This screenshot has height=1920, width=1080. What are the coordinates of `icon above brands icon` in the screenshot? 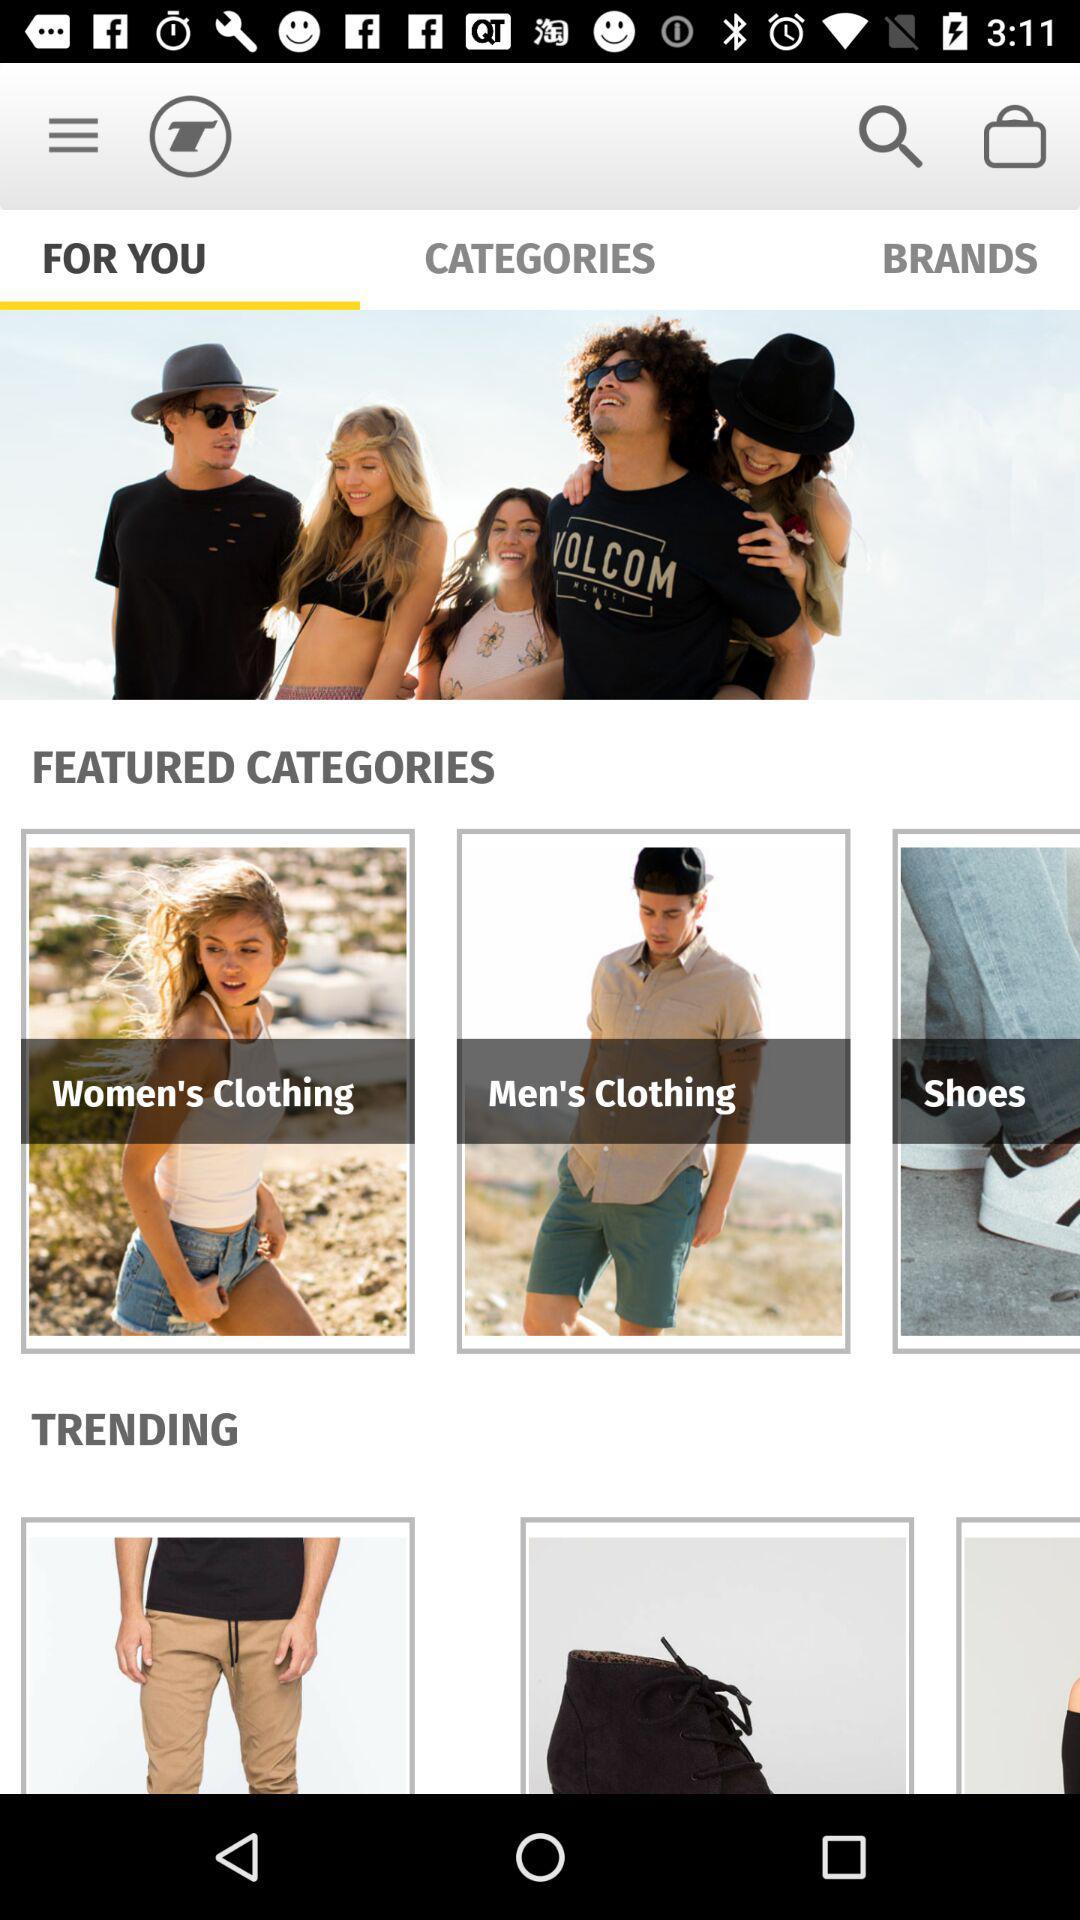 It's located at (890, 135).